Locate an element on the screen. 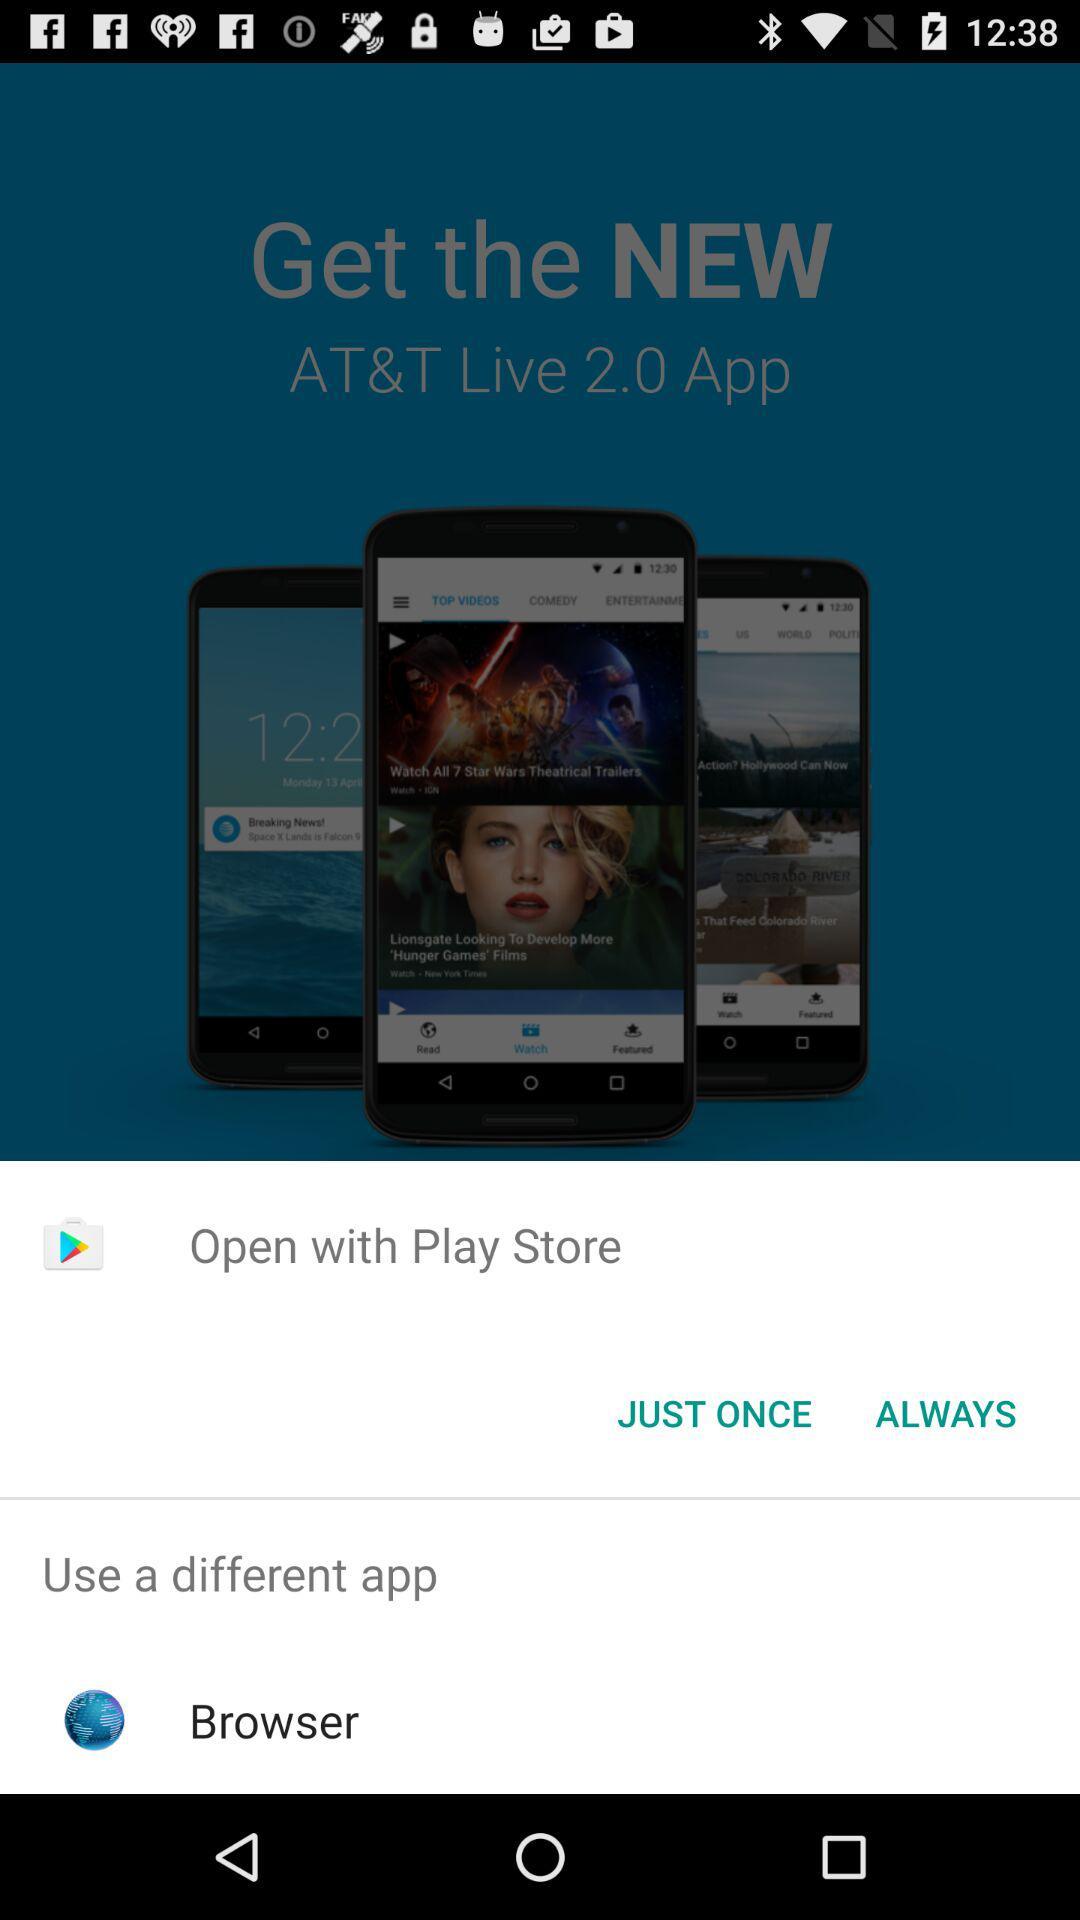 Image resolution: width=1080 pixels, height=1920 pixels. the app below open with play is located at coordinates (713, 1411).